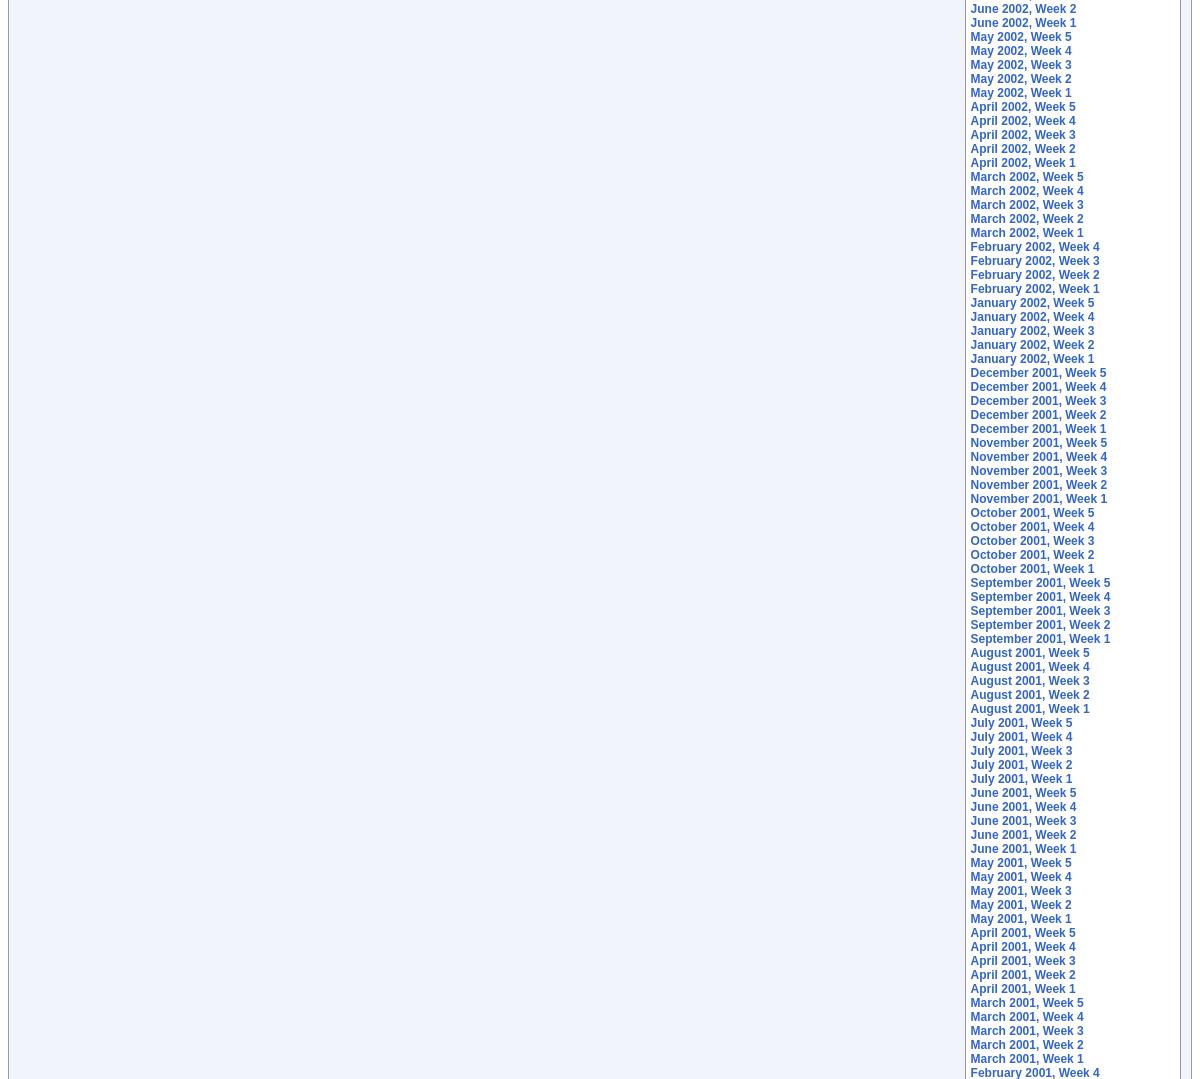  What do you see at coordinates (1020, 862) in the screenshot?
I see `'May 2001, Week 5'` at bounding box center [1020, 862].